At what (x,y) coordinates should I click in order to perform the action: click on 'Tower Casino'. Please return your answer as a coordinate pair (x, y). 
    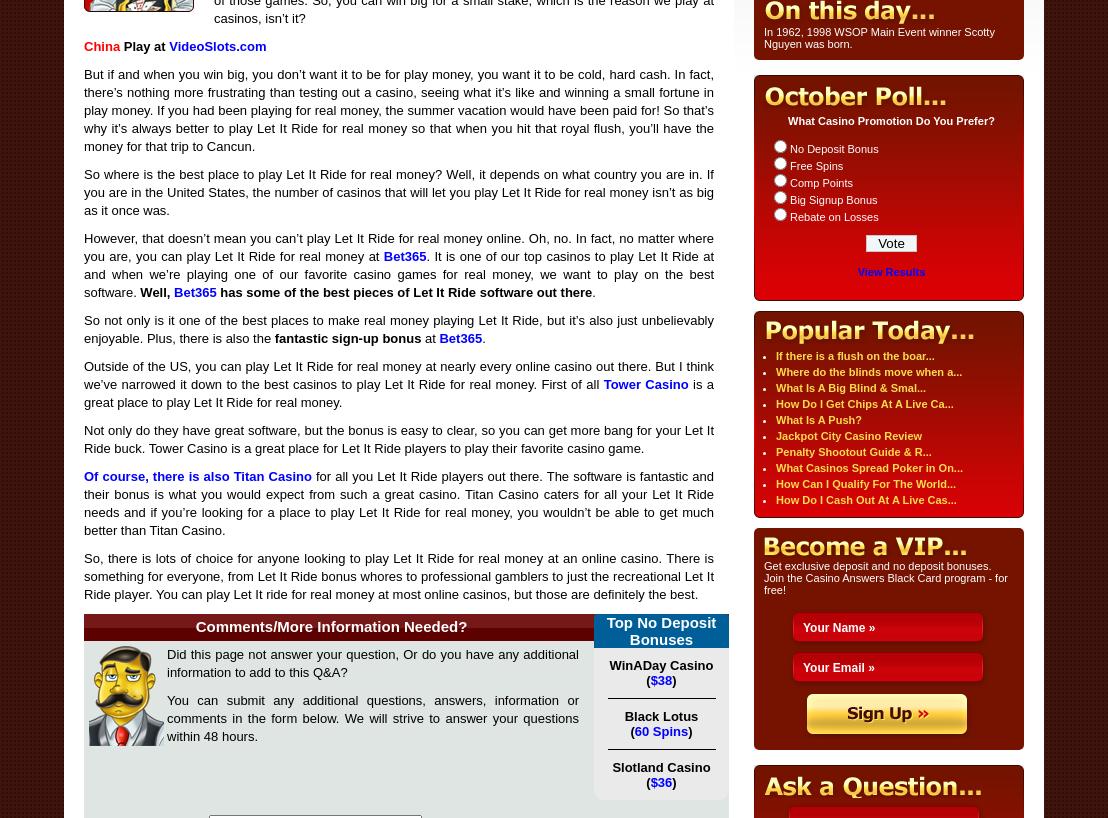
    Looking at the image, I should click on (644, 384).